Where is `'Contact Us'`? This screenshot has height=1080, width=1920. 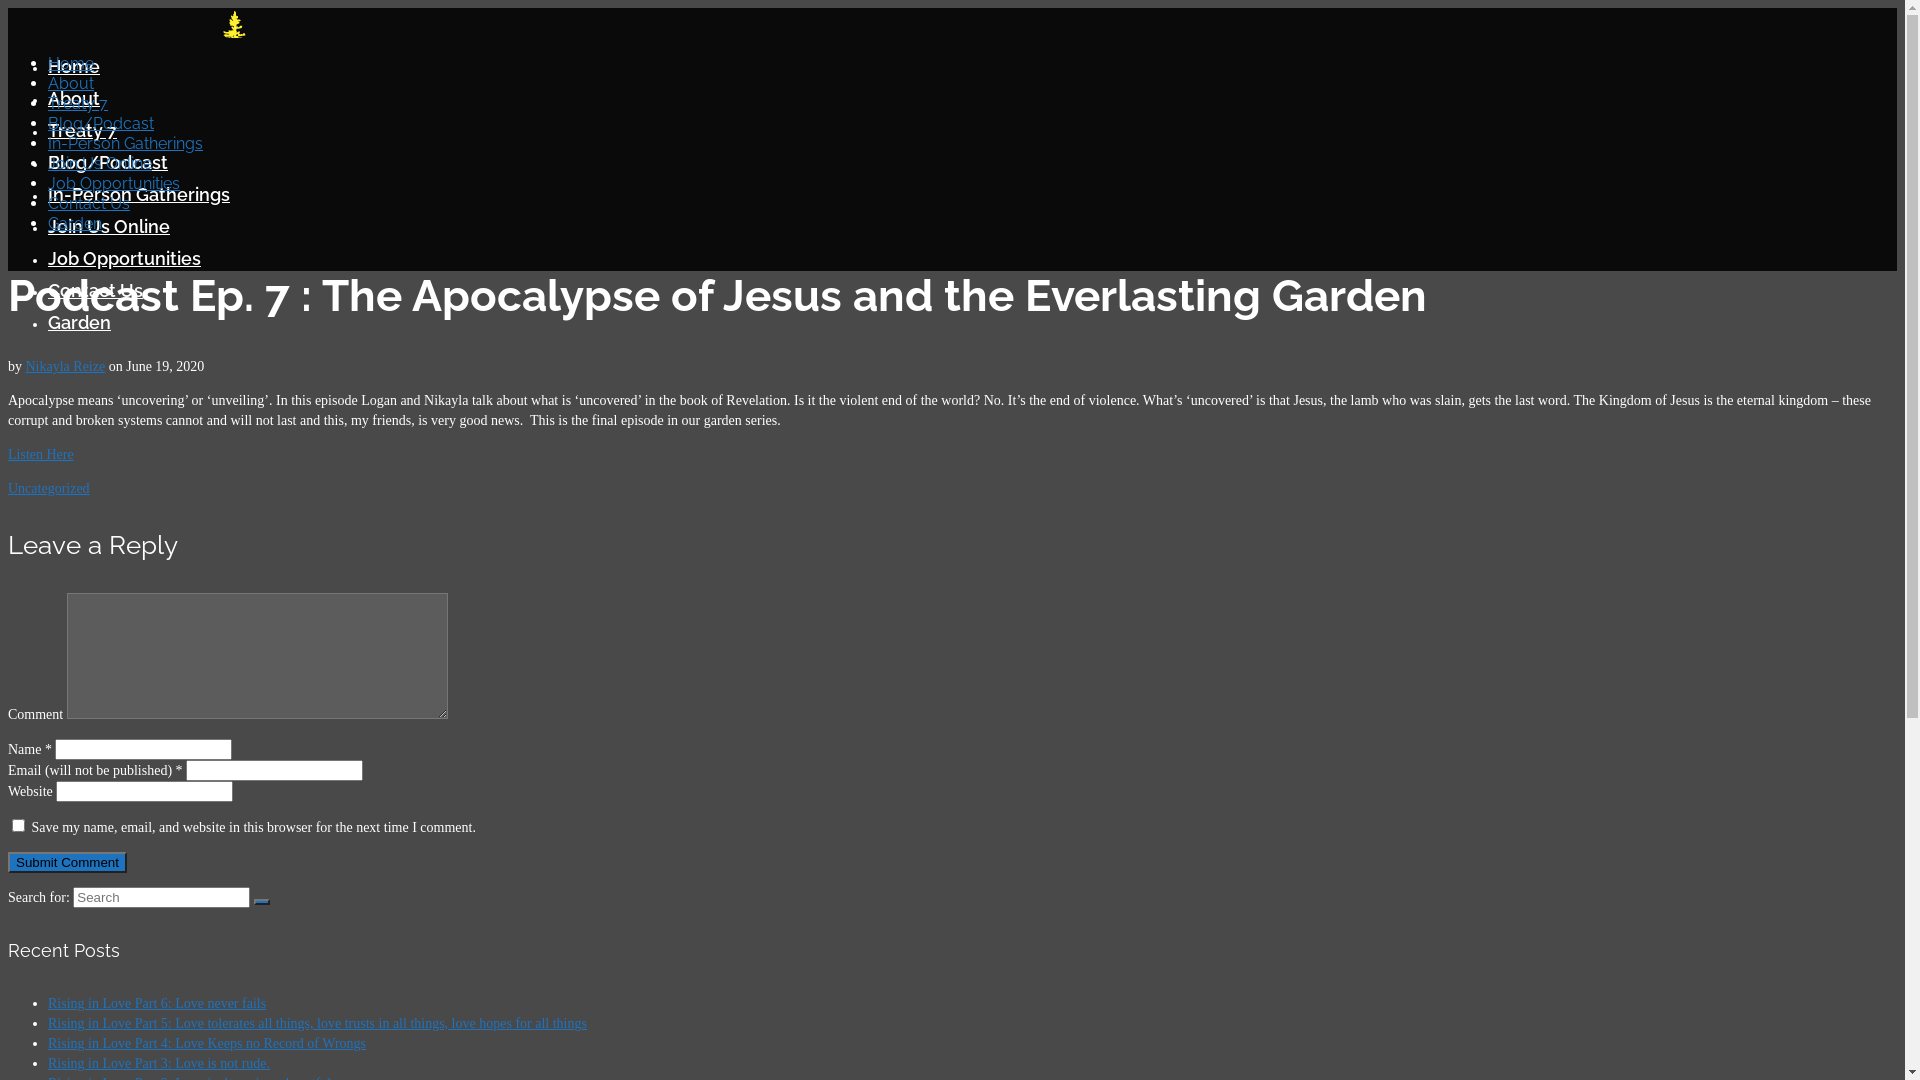 'Contact Us' is located at coordinates (88, 203).